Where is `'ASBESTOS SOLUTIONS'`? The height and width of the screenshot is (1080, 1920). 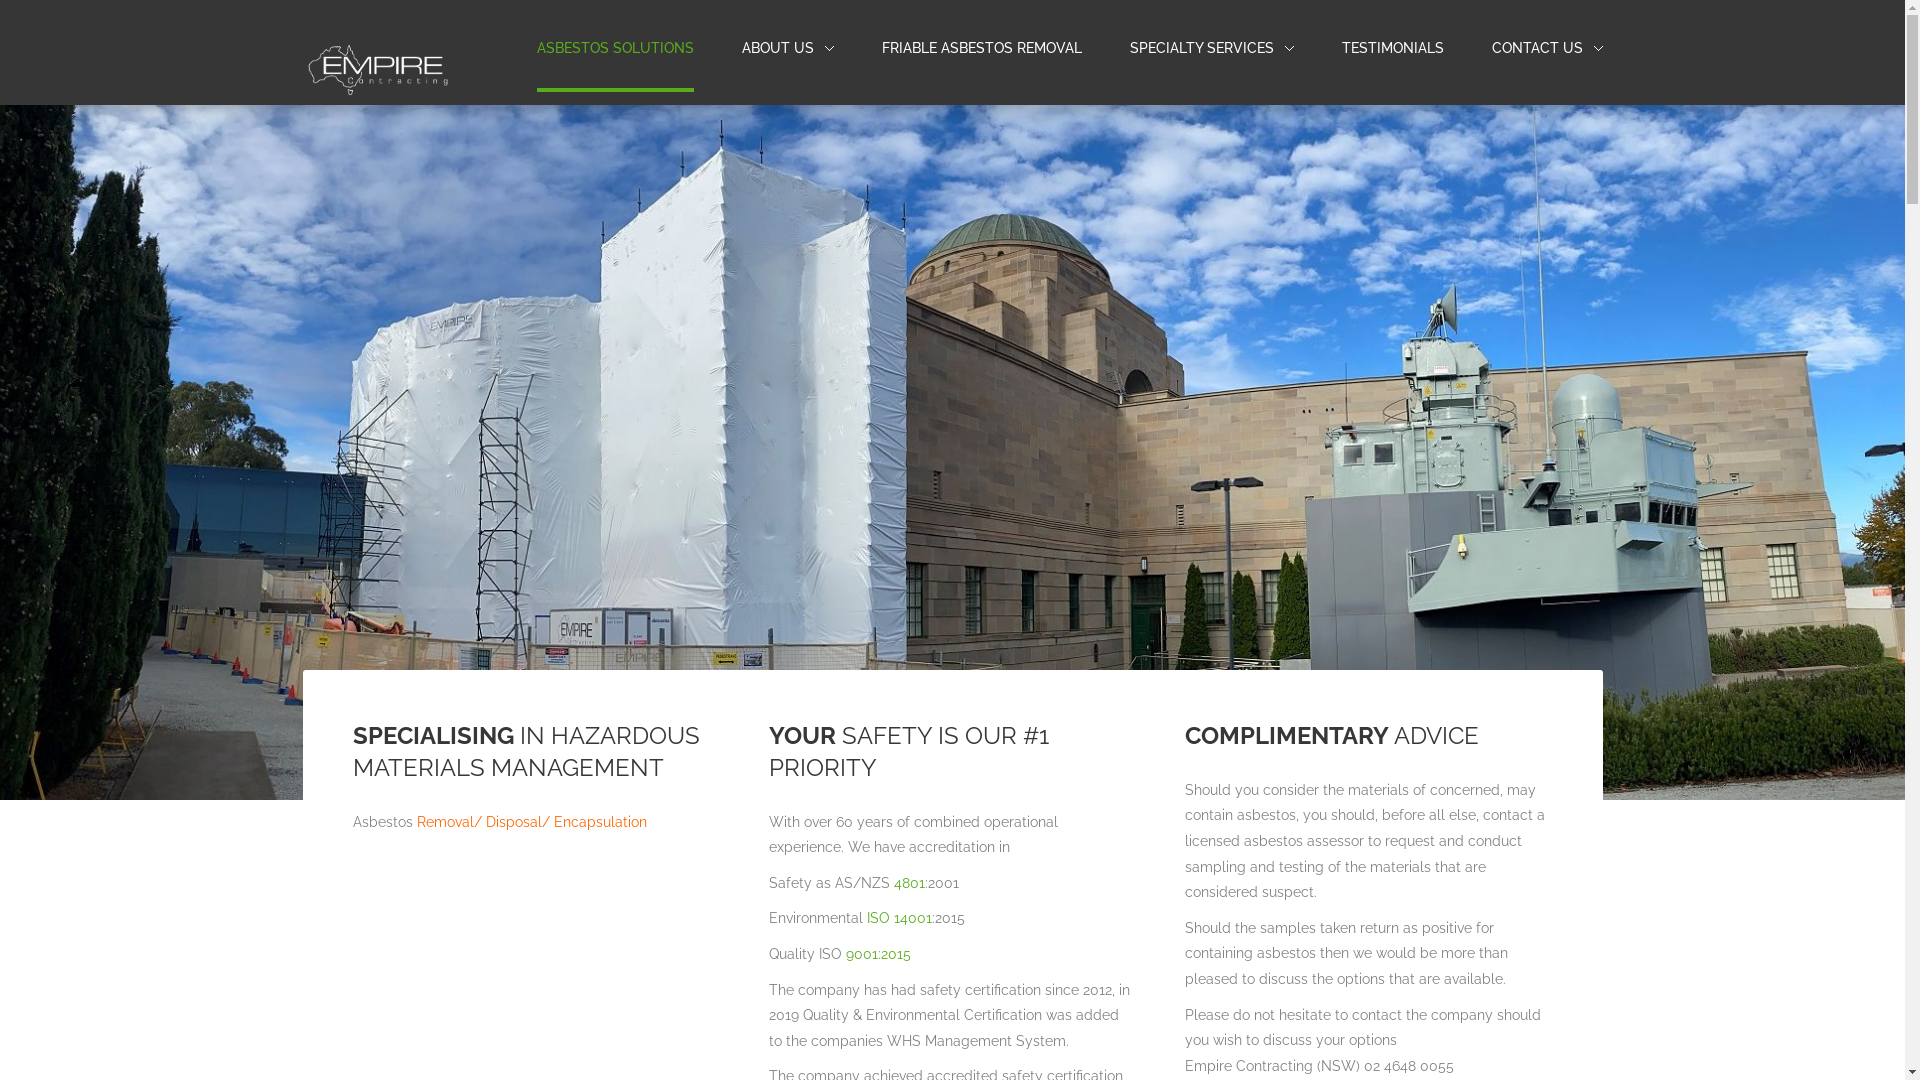
'ASBESTOS SOLUTIONS' is located at coordinates (613, 48).